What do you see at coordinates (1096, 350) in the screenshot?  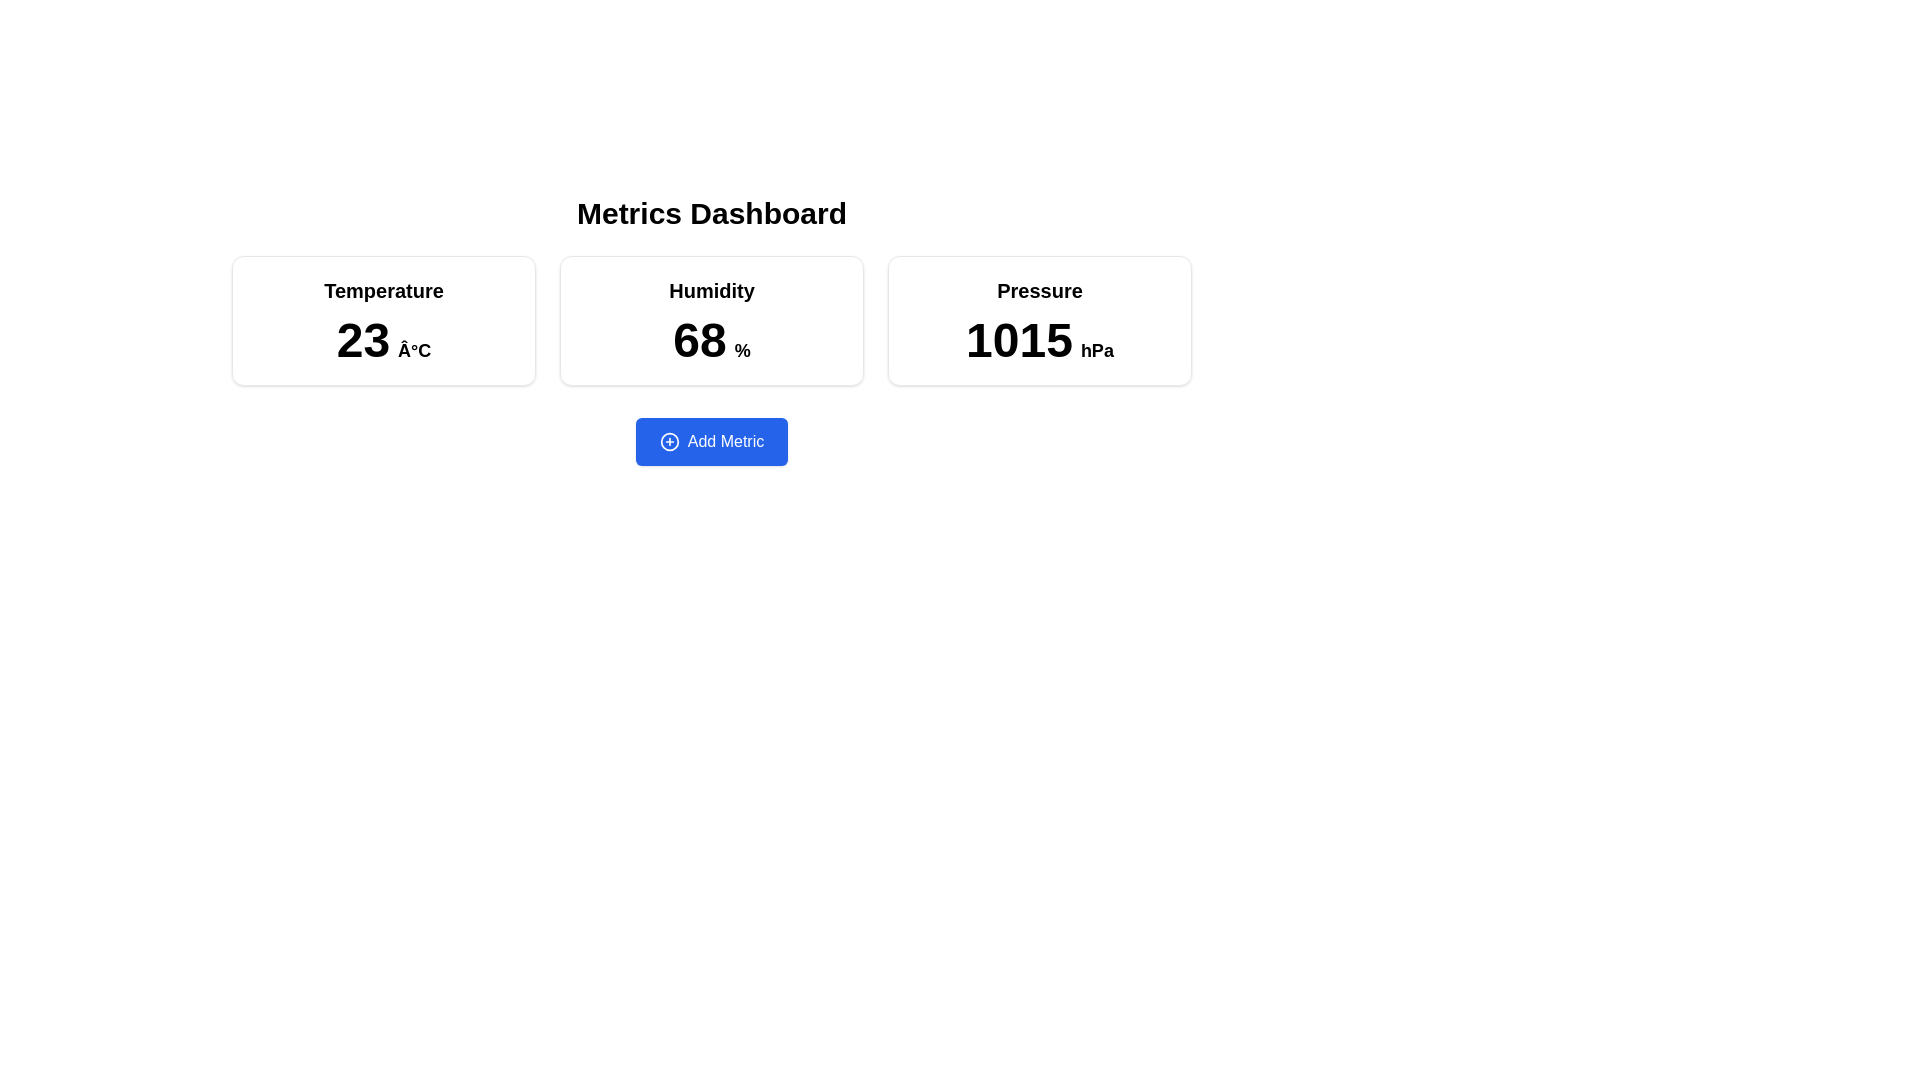 I see `the 'hPa' text label that indicates the unit of pressure, positioned next to the numeric value '1015' in the 'Pressure' panel on the dashboard` at bounding box center [1096, 350].